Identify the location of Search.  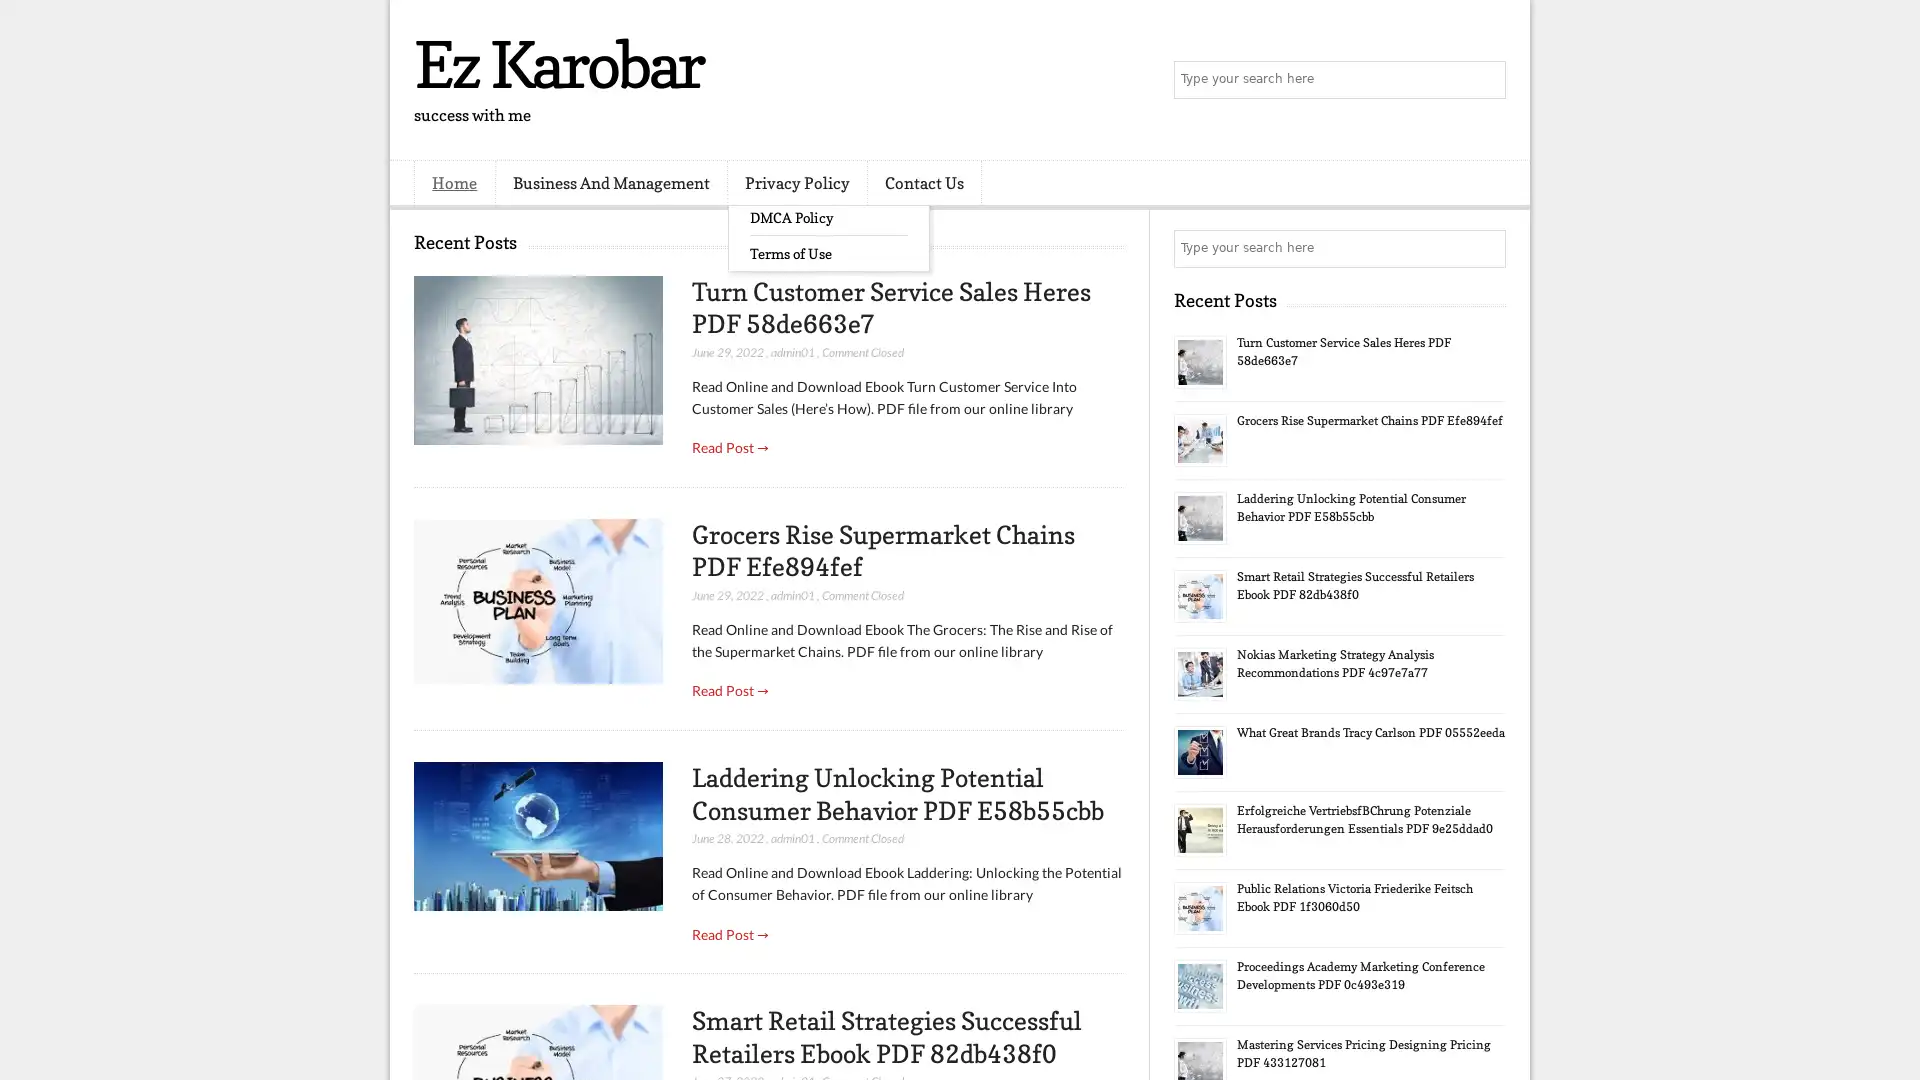
(1485, 248).